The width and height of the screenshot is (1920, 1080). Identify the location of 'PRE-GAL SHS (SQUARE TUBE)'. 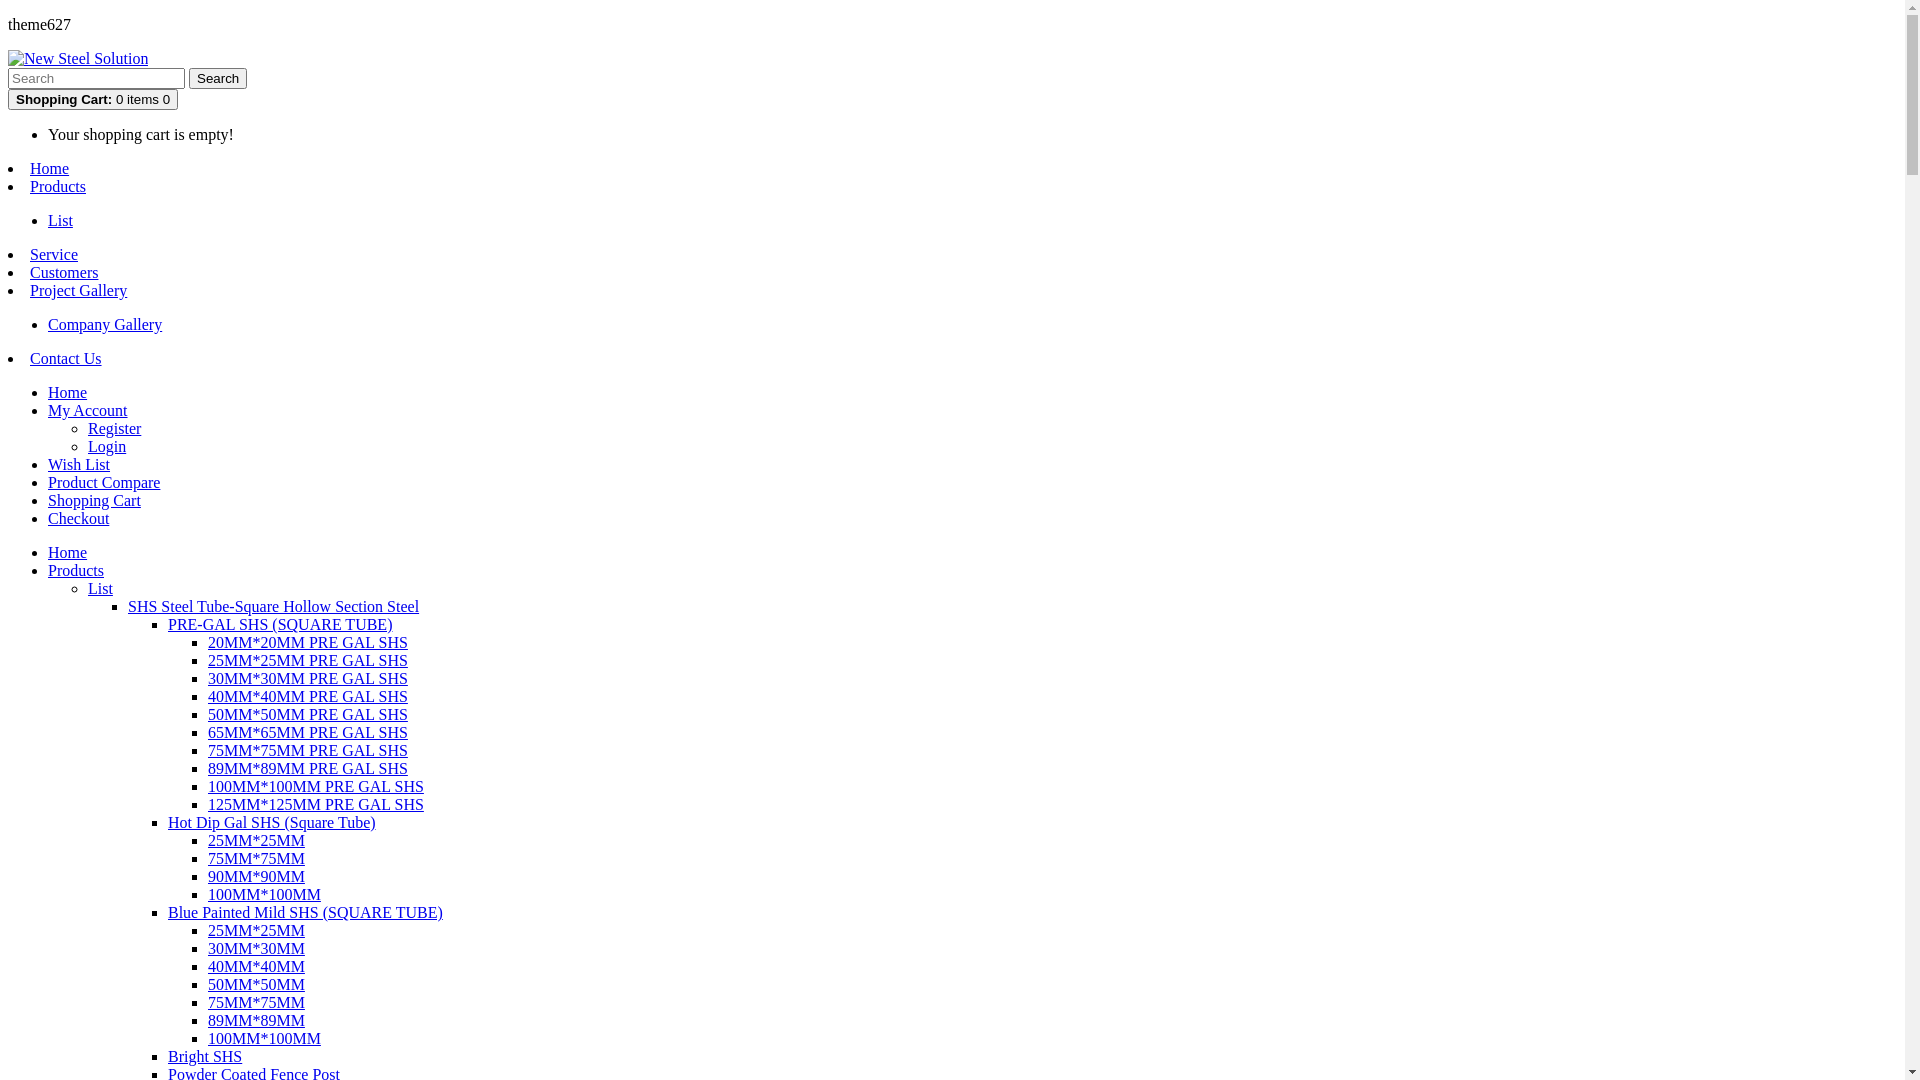
(168, 623).